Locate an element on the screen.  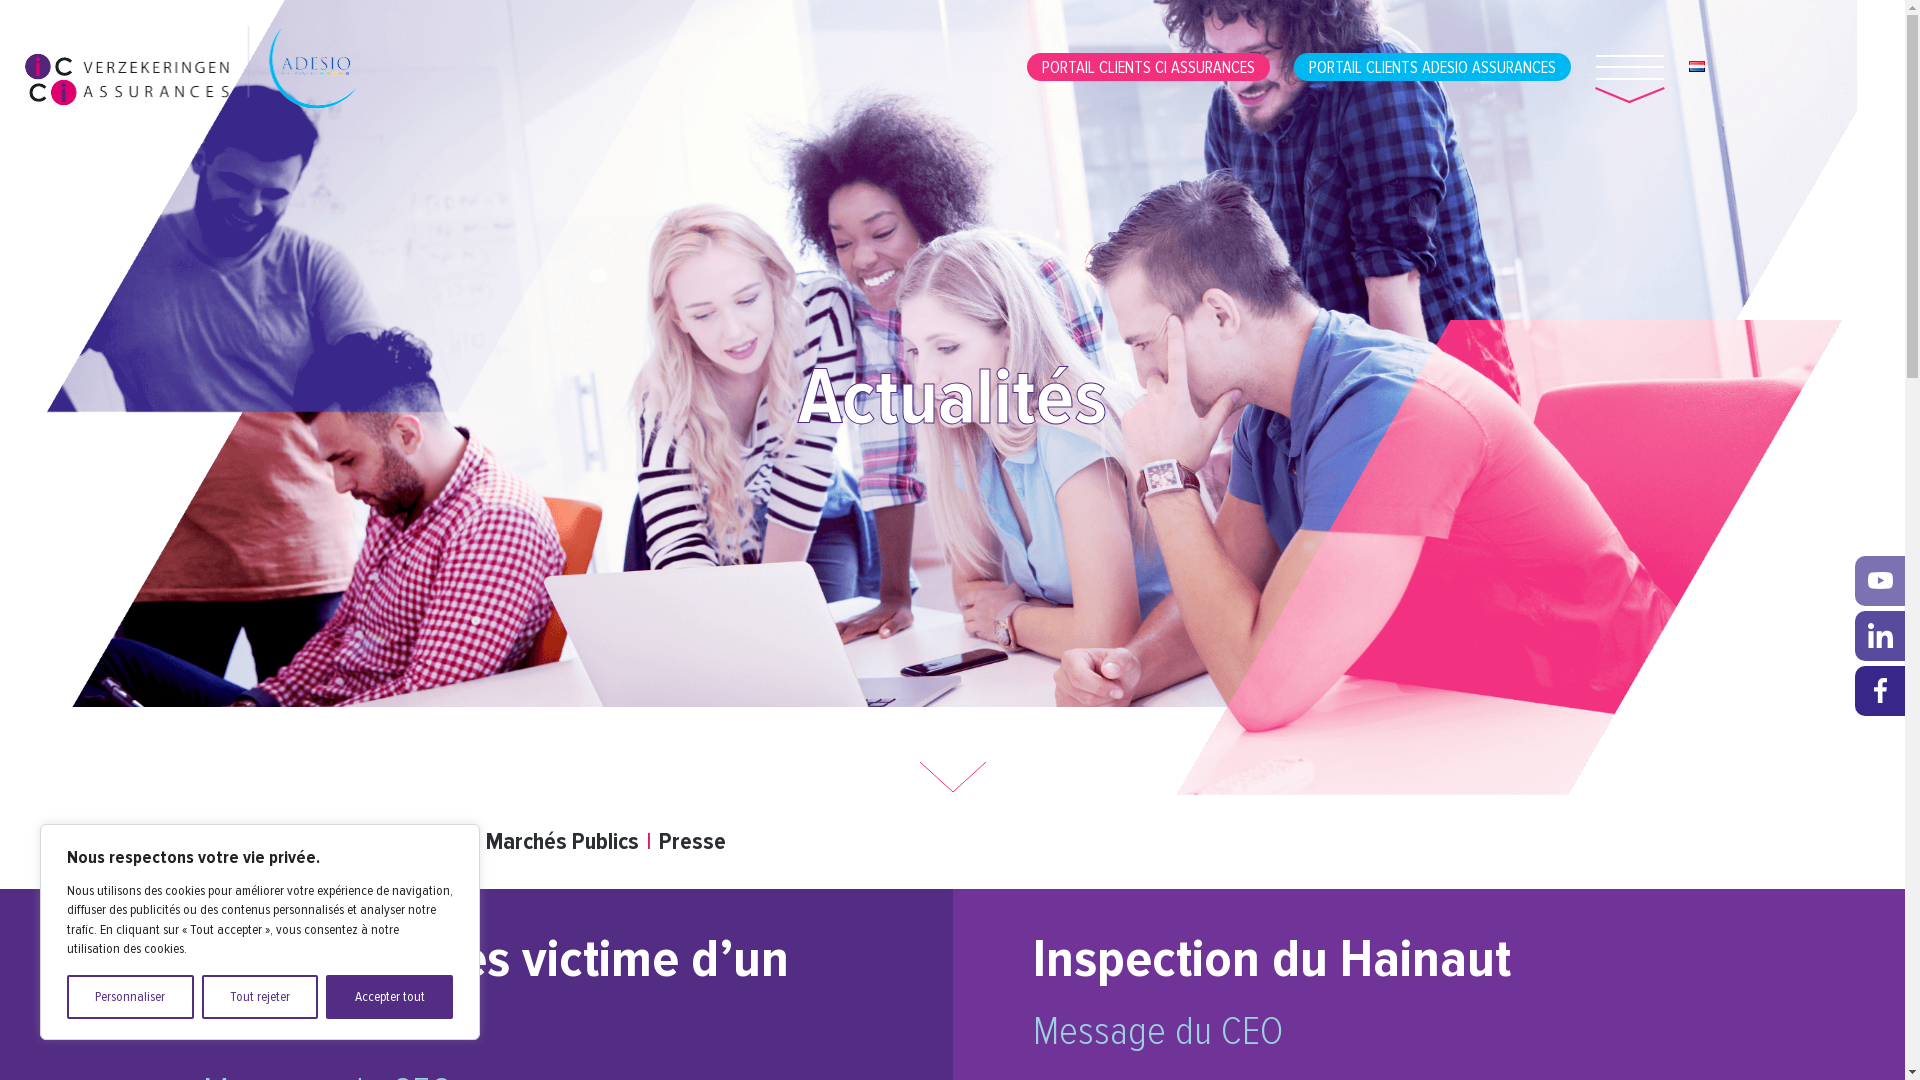
'Accepter tout' is located at coordinates (389, 996).